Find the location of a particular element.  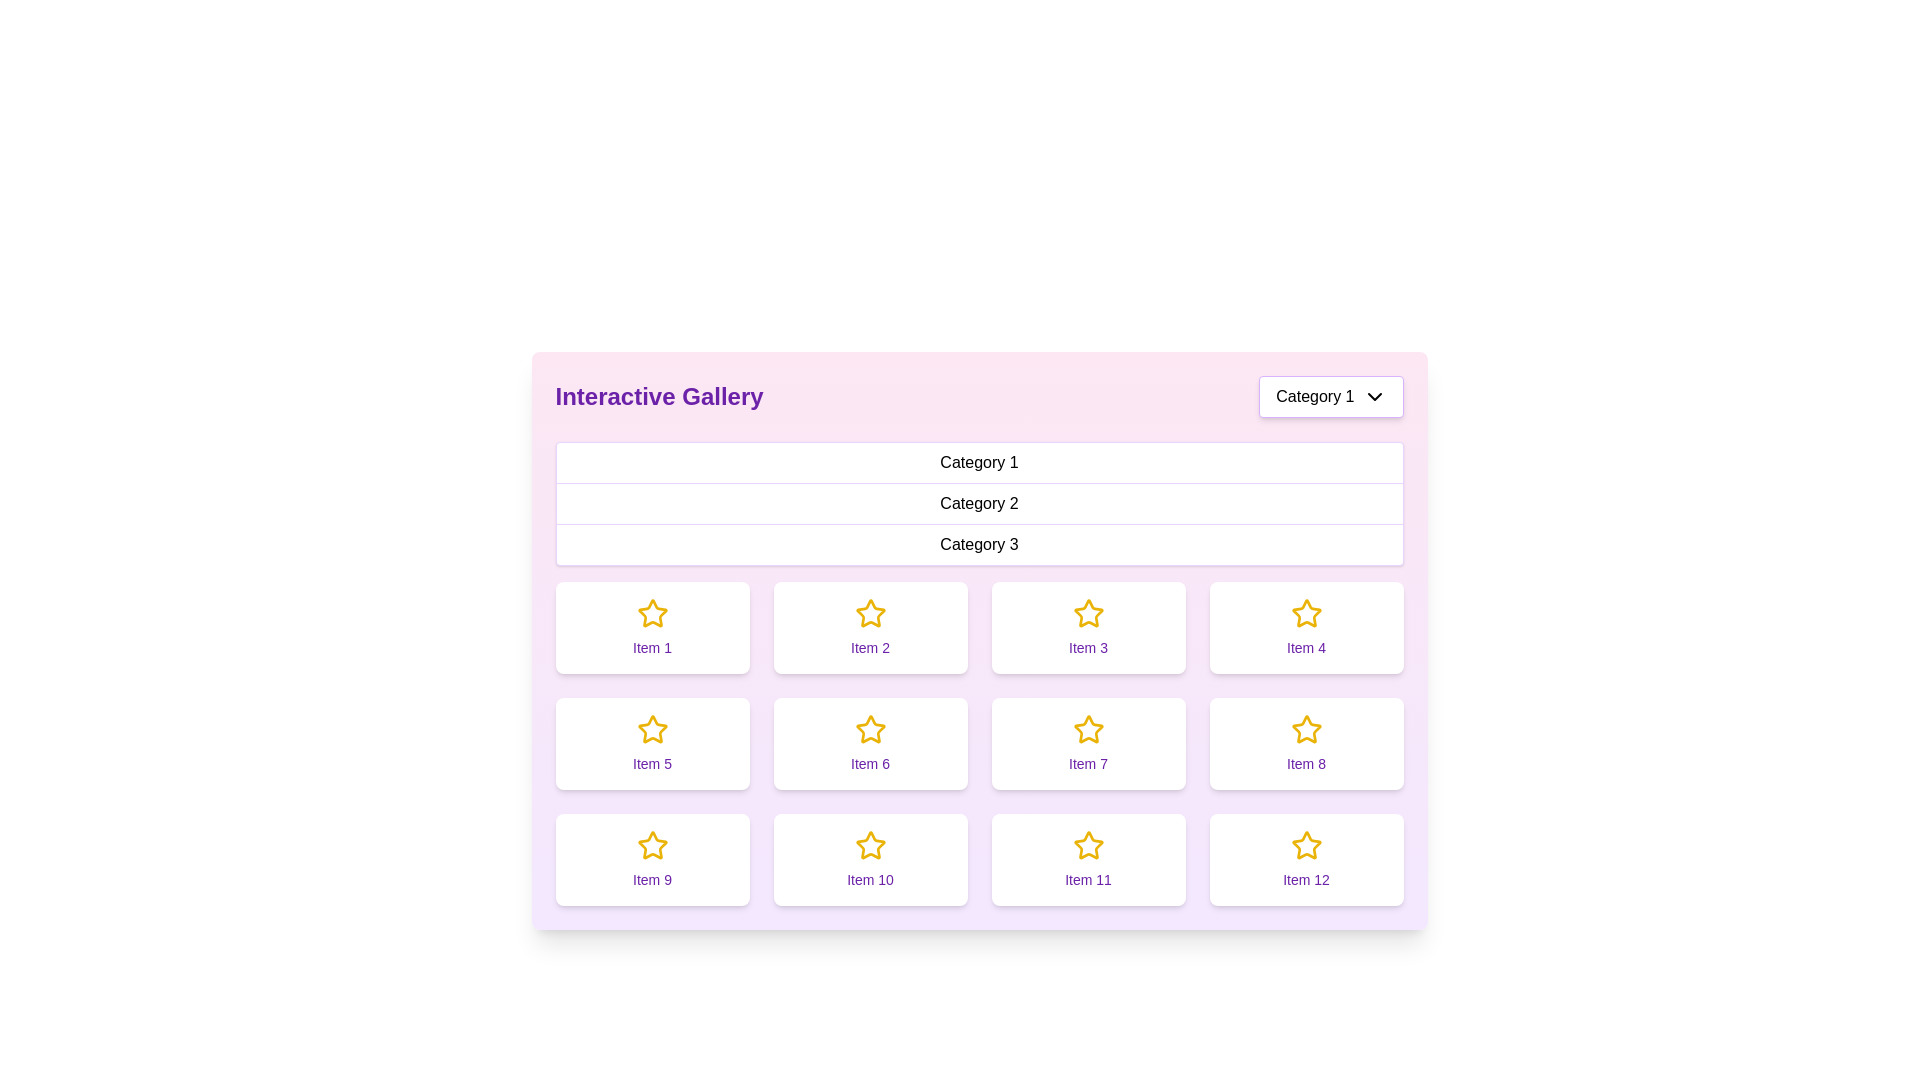

the yellow star icon located within the fourth item labeled 'Item 4' in the Interactive Gallery grid to interact visually is located at coordinates (1306, 612).